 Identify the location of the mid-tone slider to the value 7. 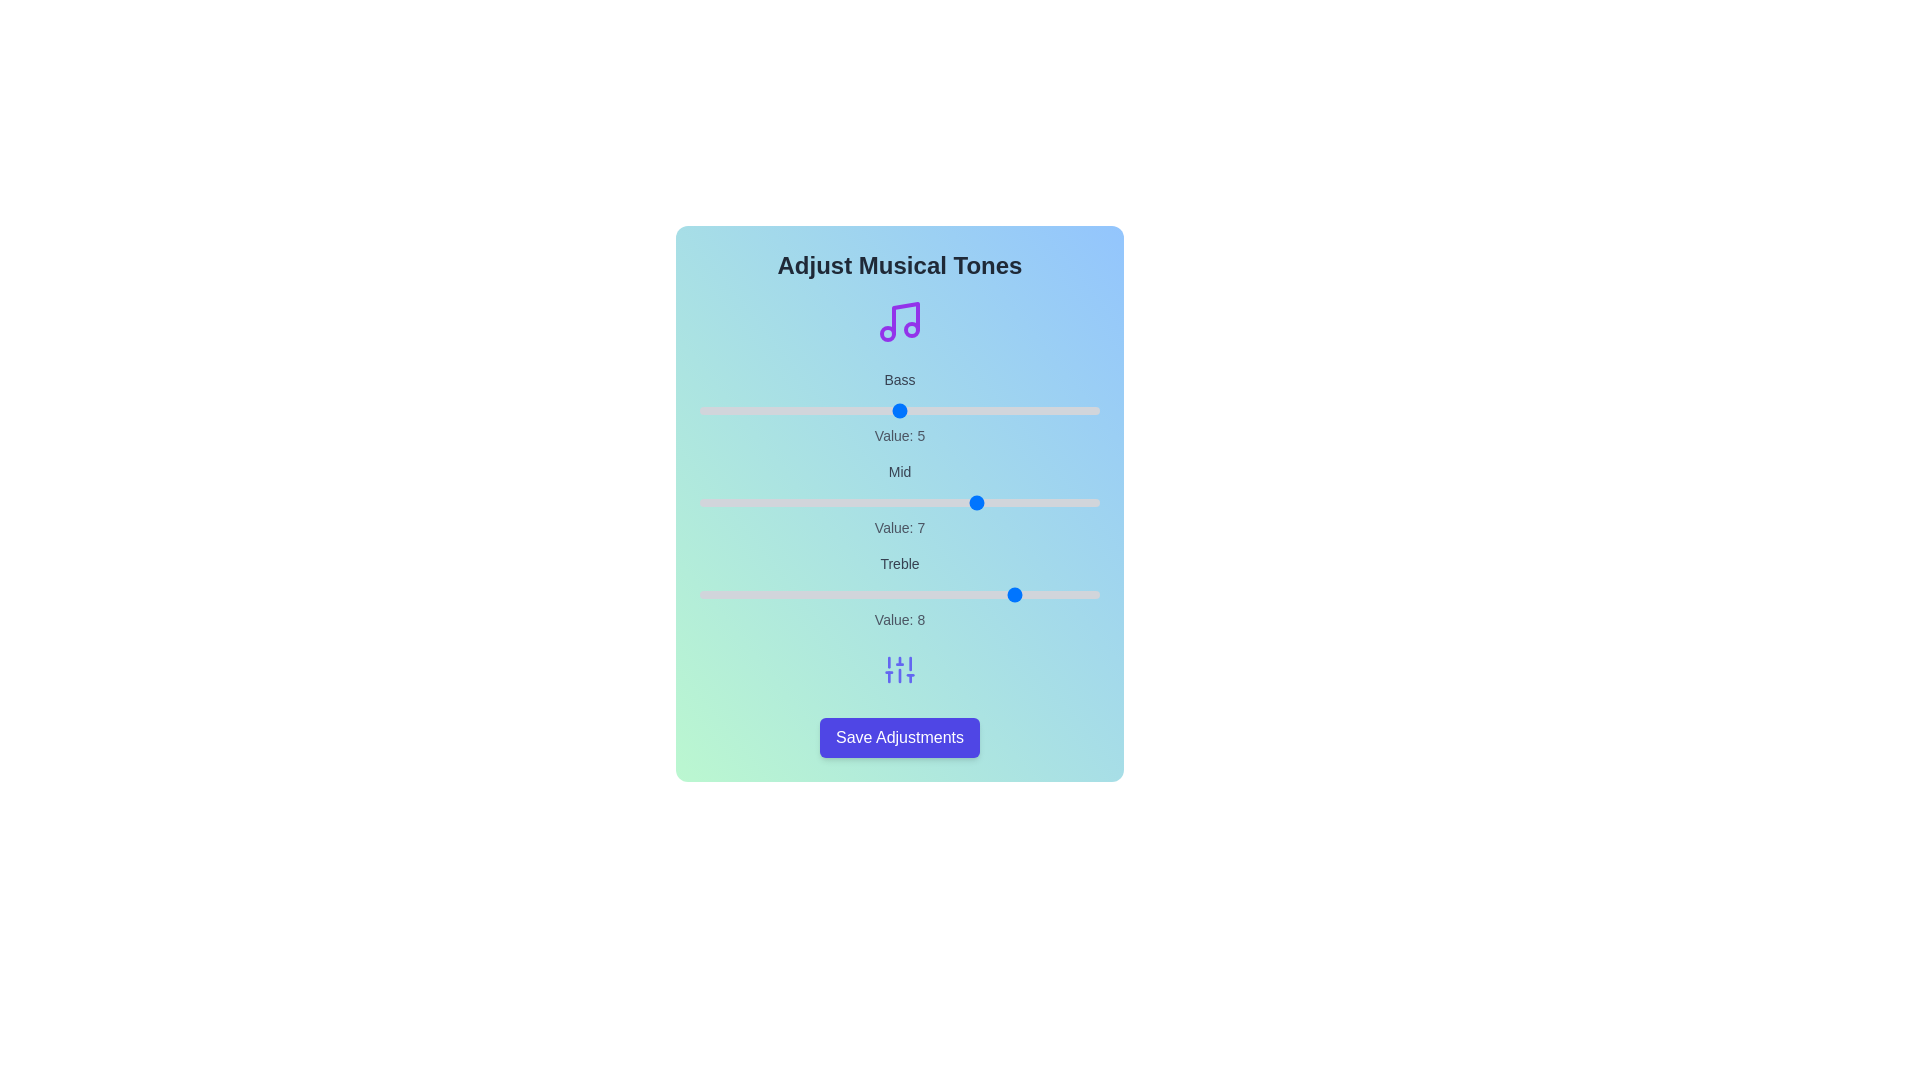
(979, 501).